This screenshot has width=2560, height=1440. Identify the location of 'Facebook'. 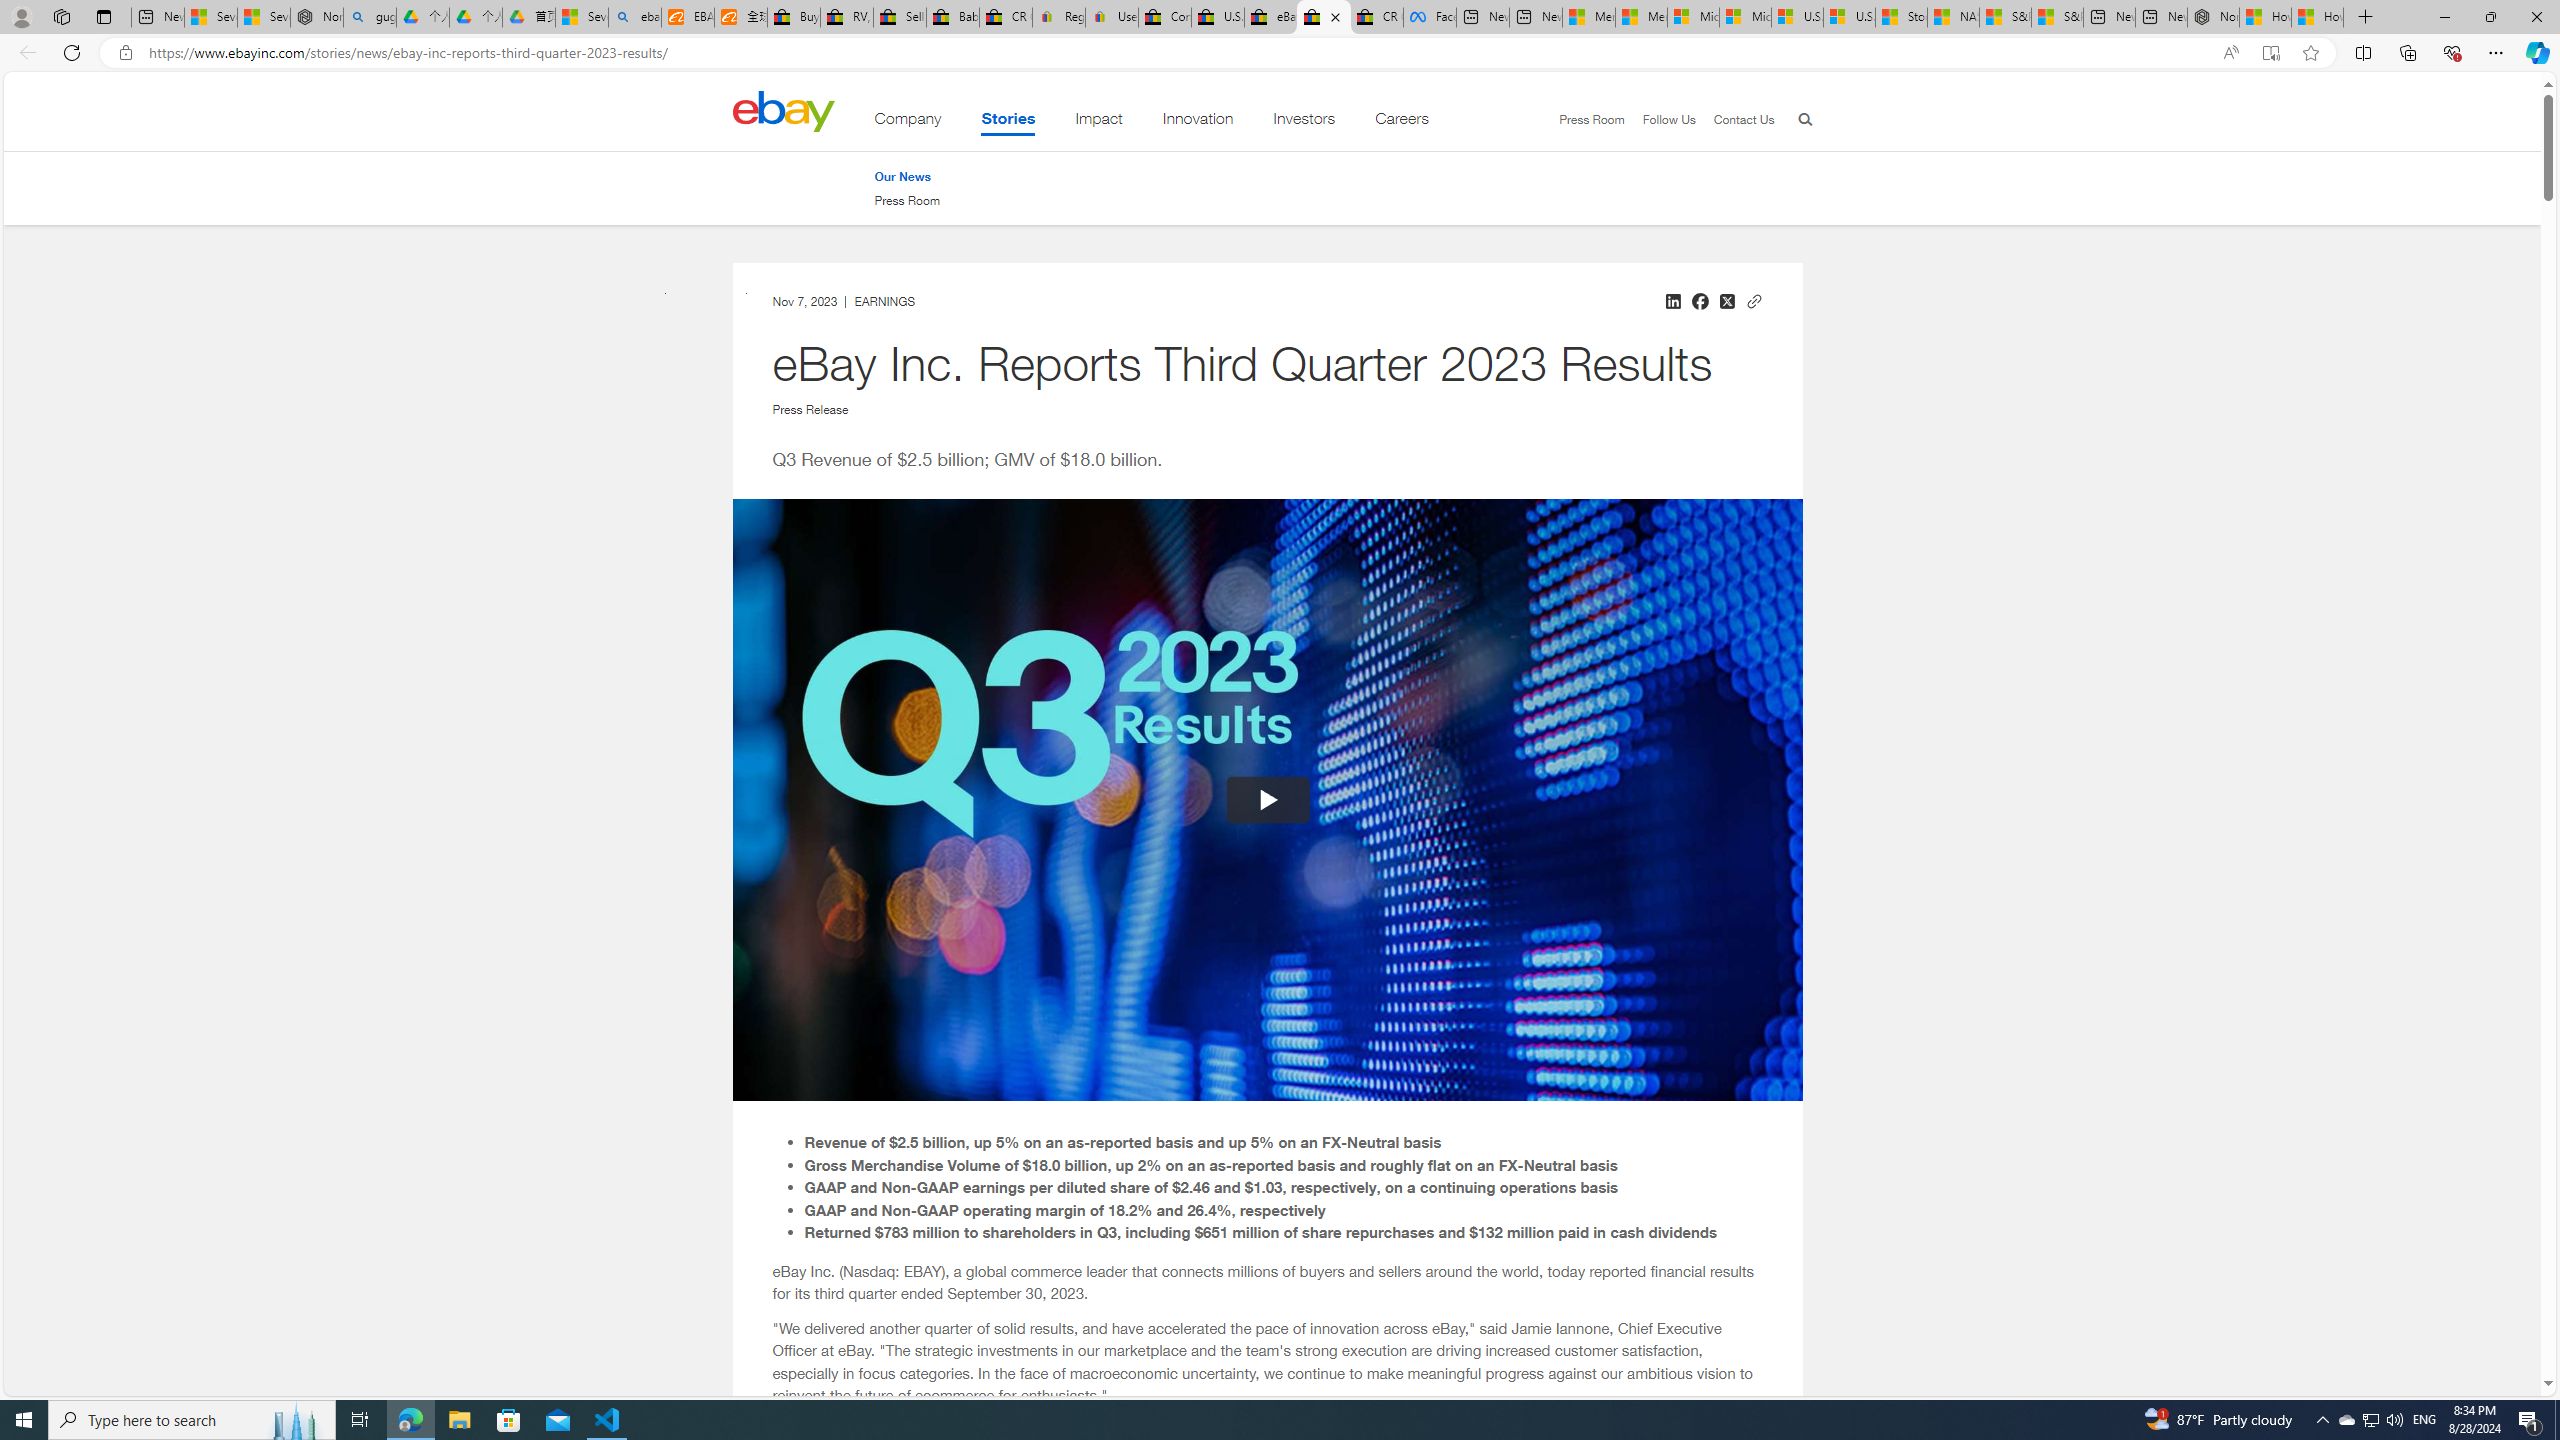
(1428, 16).